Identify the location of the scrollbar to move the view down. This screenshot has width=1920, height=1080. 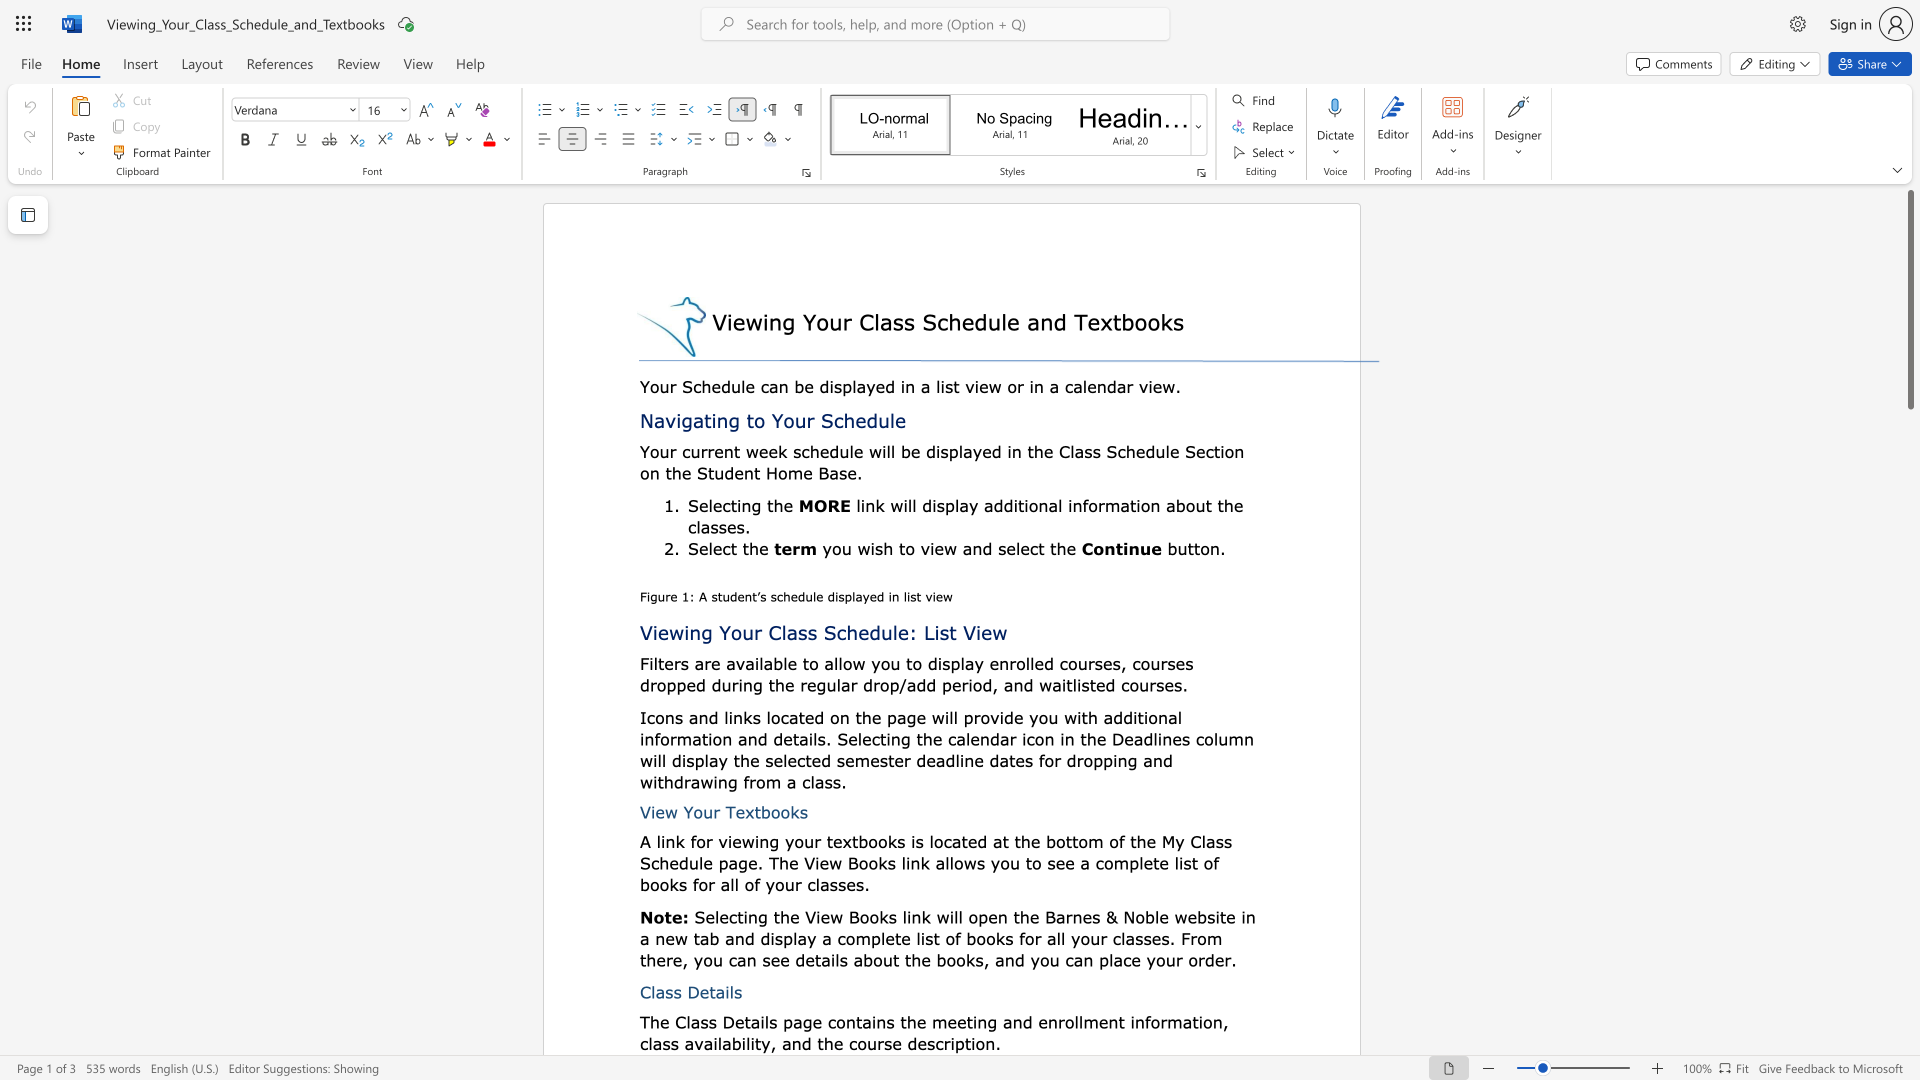
(1909, 628).